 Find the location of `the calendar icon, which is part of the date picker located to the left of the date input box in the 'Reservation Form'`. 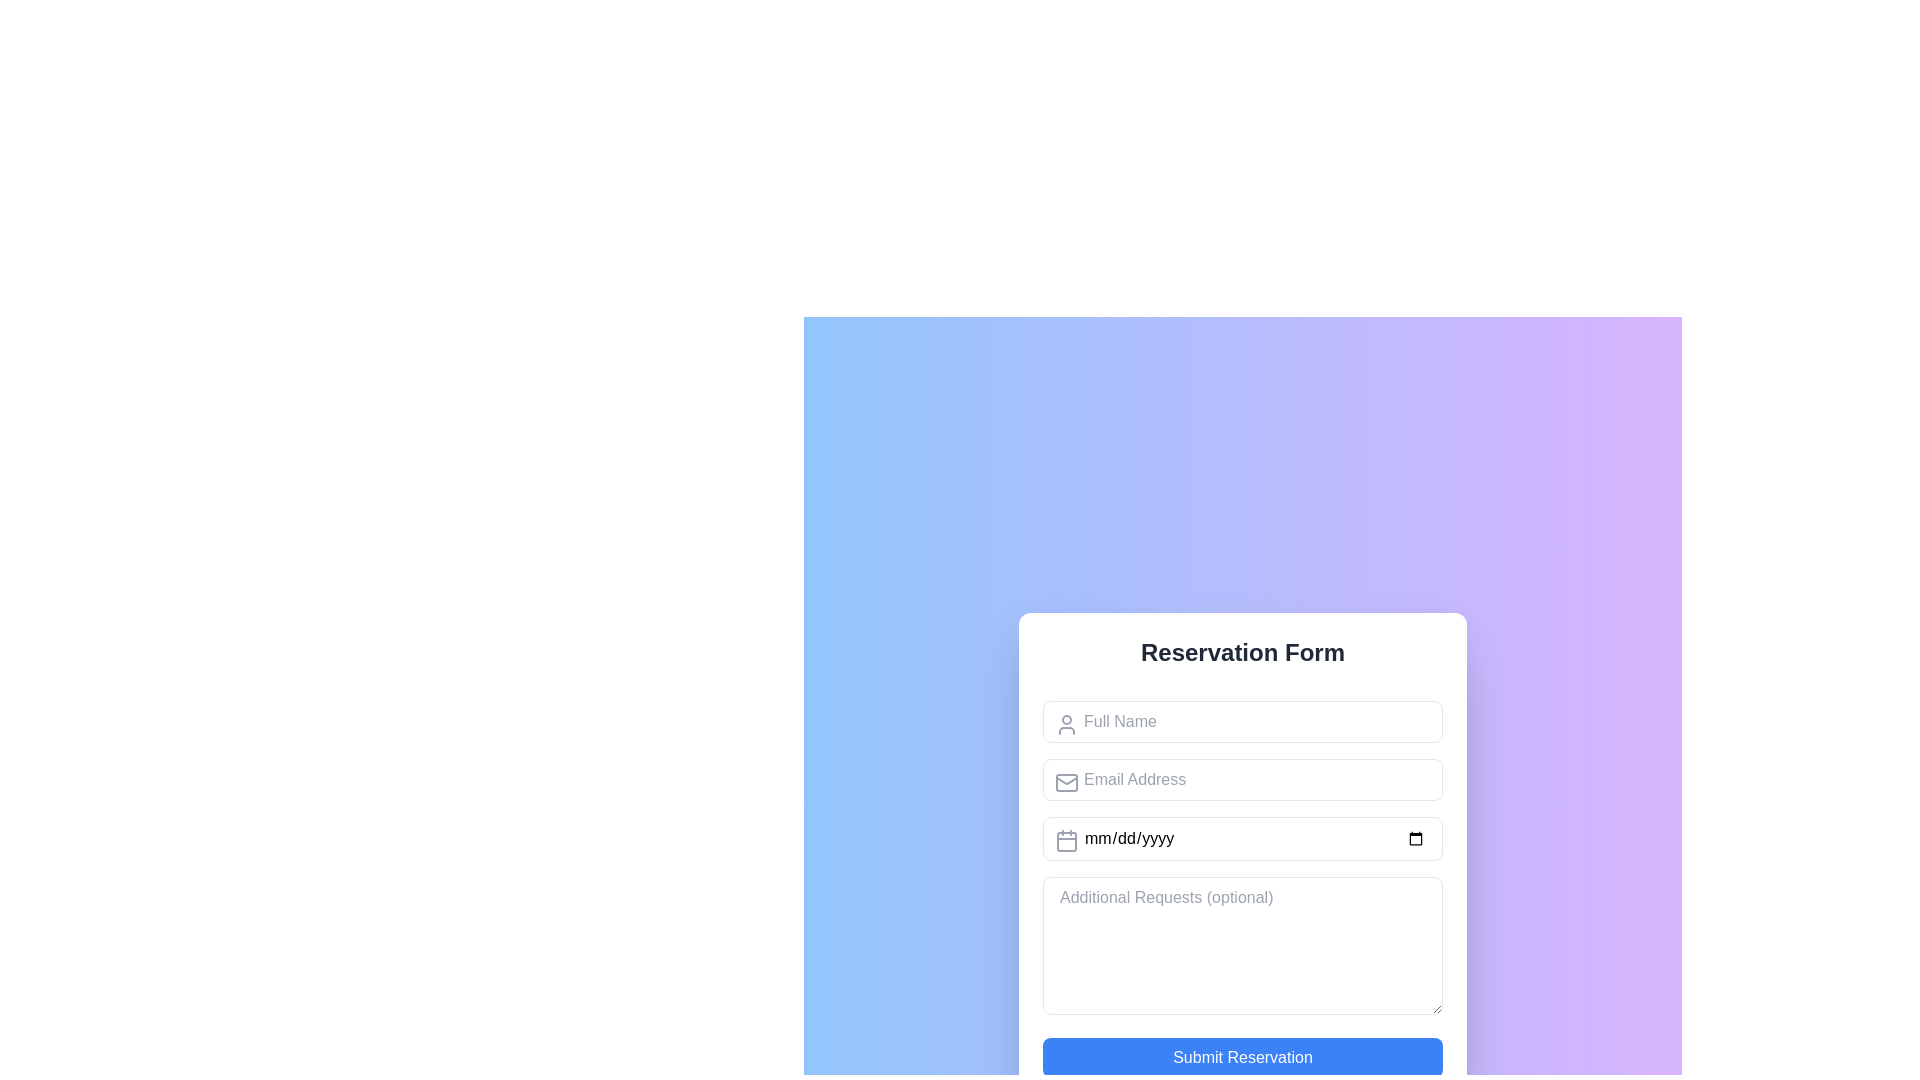

the calendar icon, which is part of the date picker located to the left of the date input box in the 'Reservation Form' is located at coordinates (1065, 840).